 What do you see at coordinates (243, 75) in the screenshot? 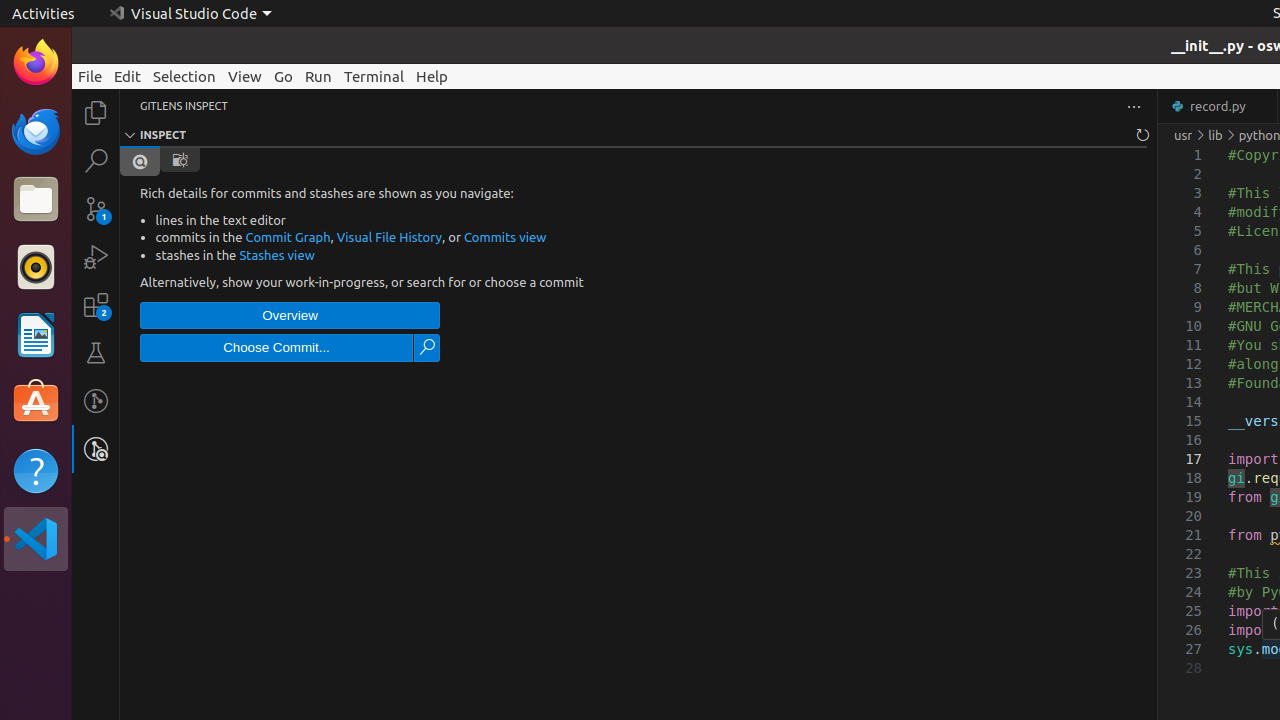
I see `'View'` at bounding box center [243, 75].